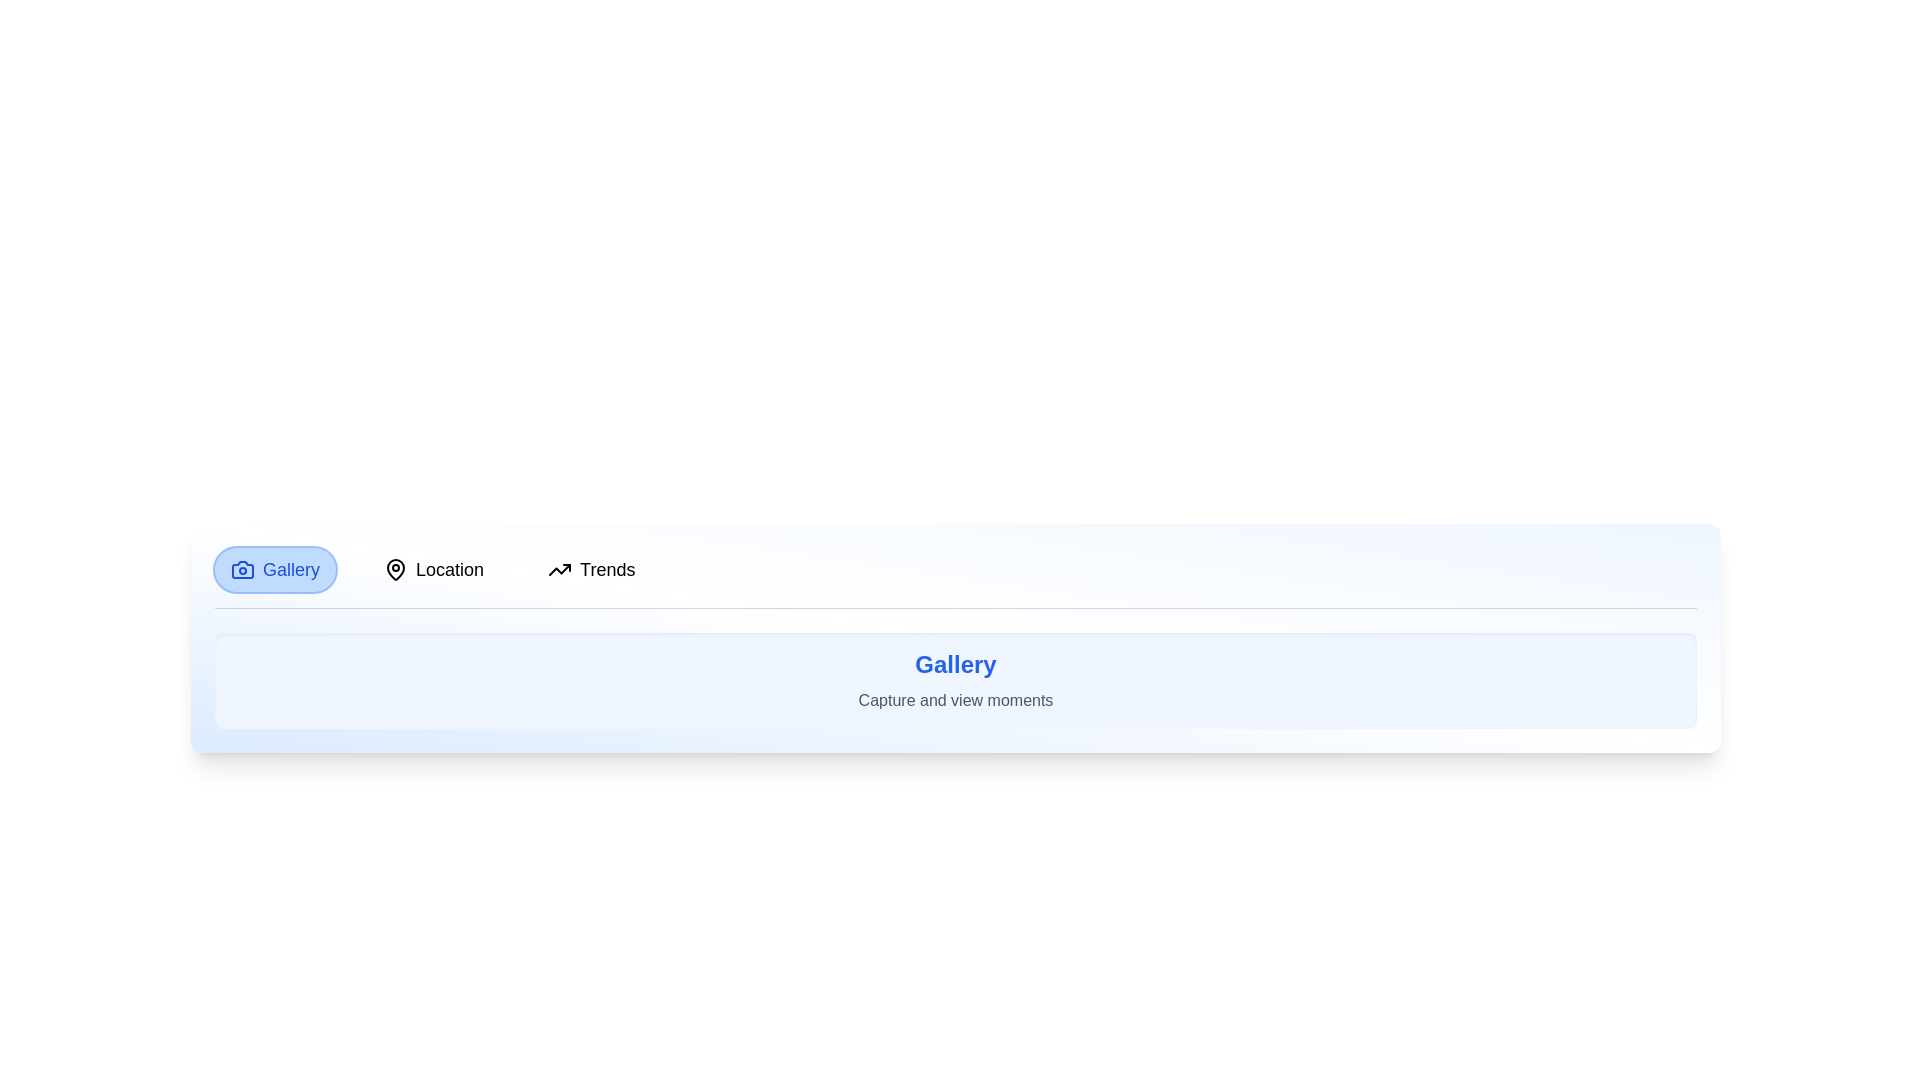 This screenshot has height=1080, width=1920. I want to click on the Gallery tab, so click(273, 570).